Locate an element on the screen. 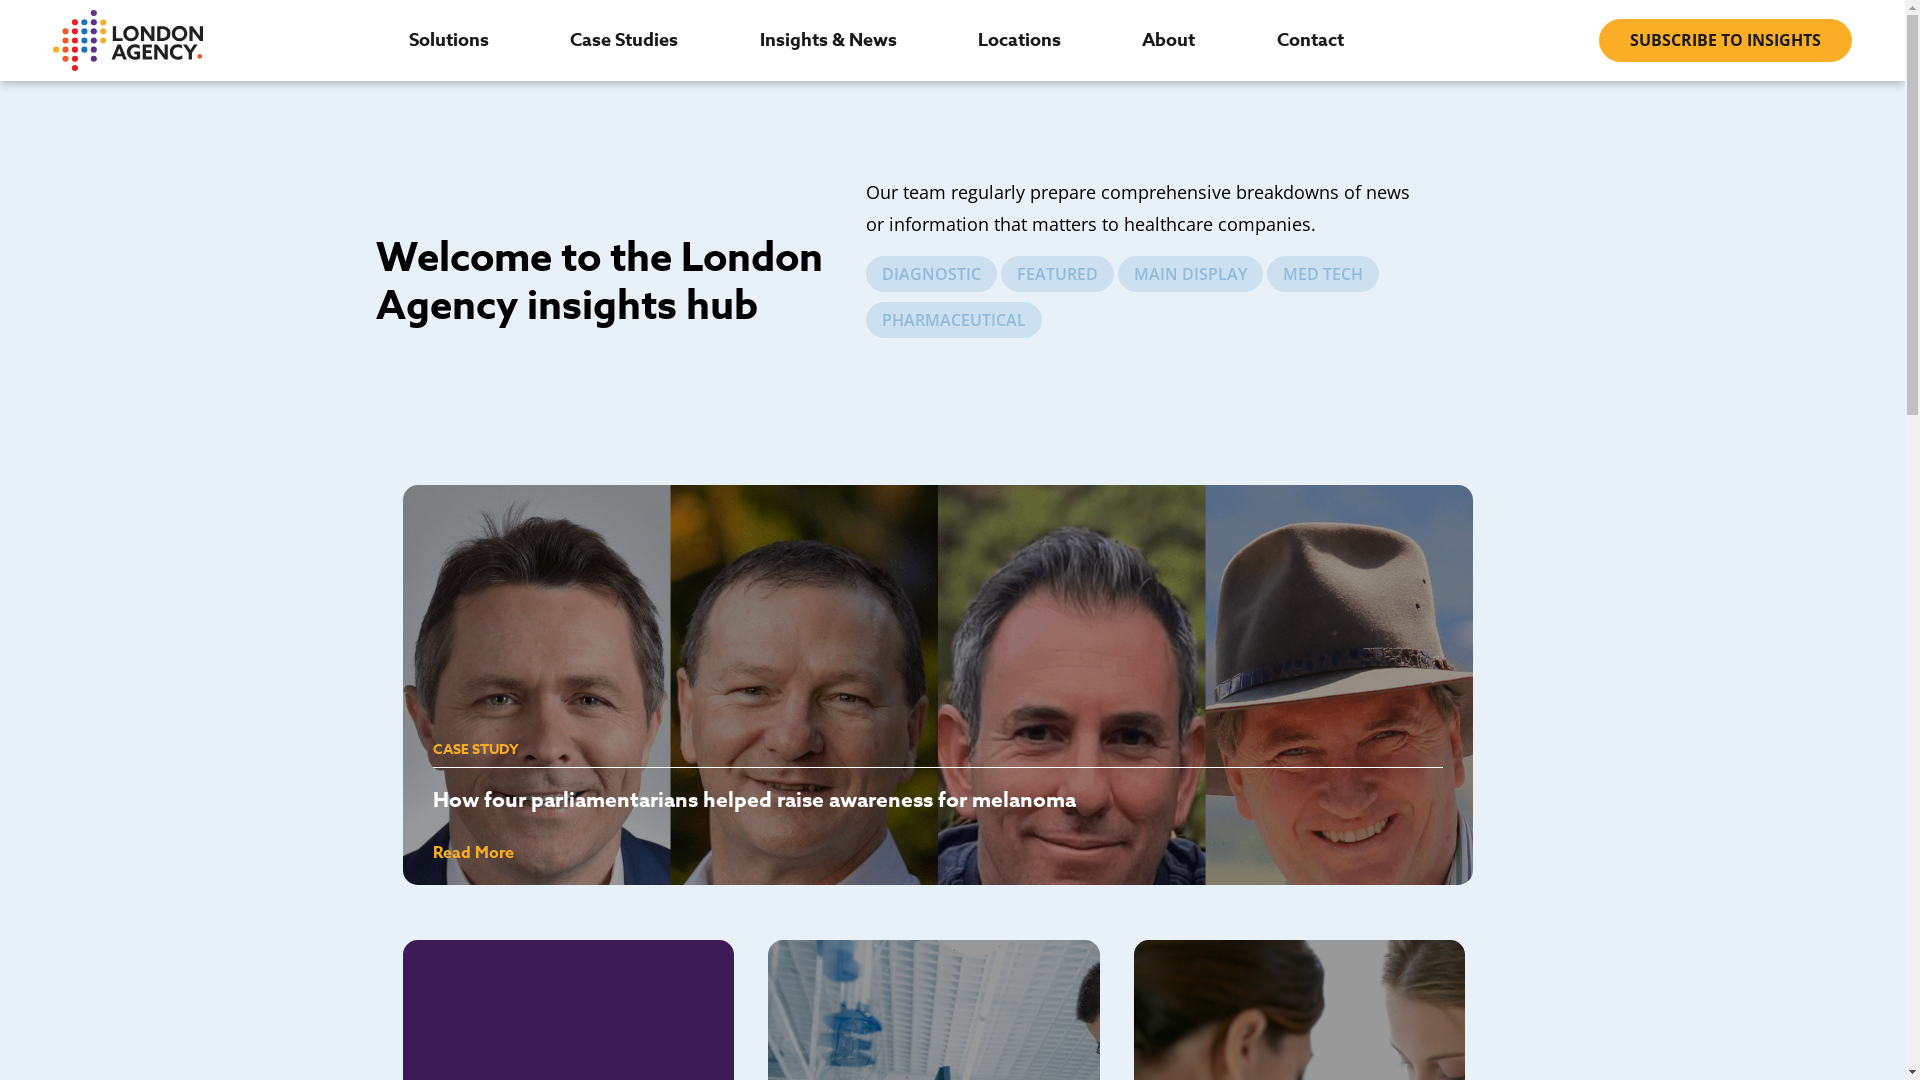 This screenshot has height=1080, width=1920. 'FEATURED' is located at coordinates (1056, 273).